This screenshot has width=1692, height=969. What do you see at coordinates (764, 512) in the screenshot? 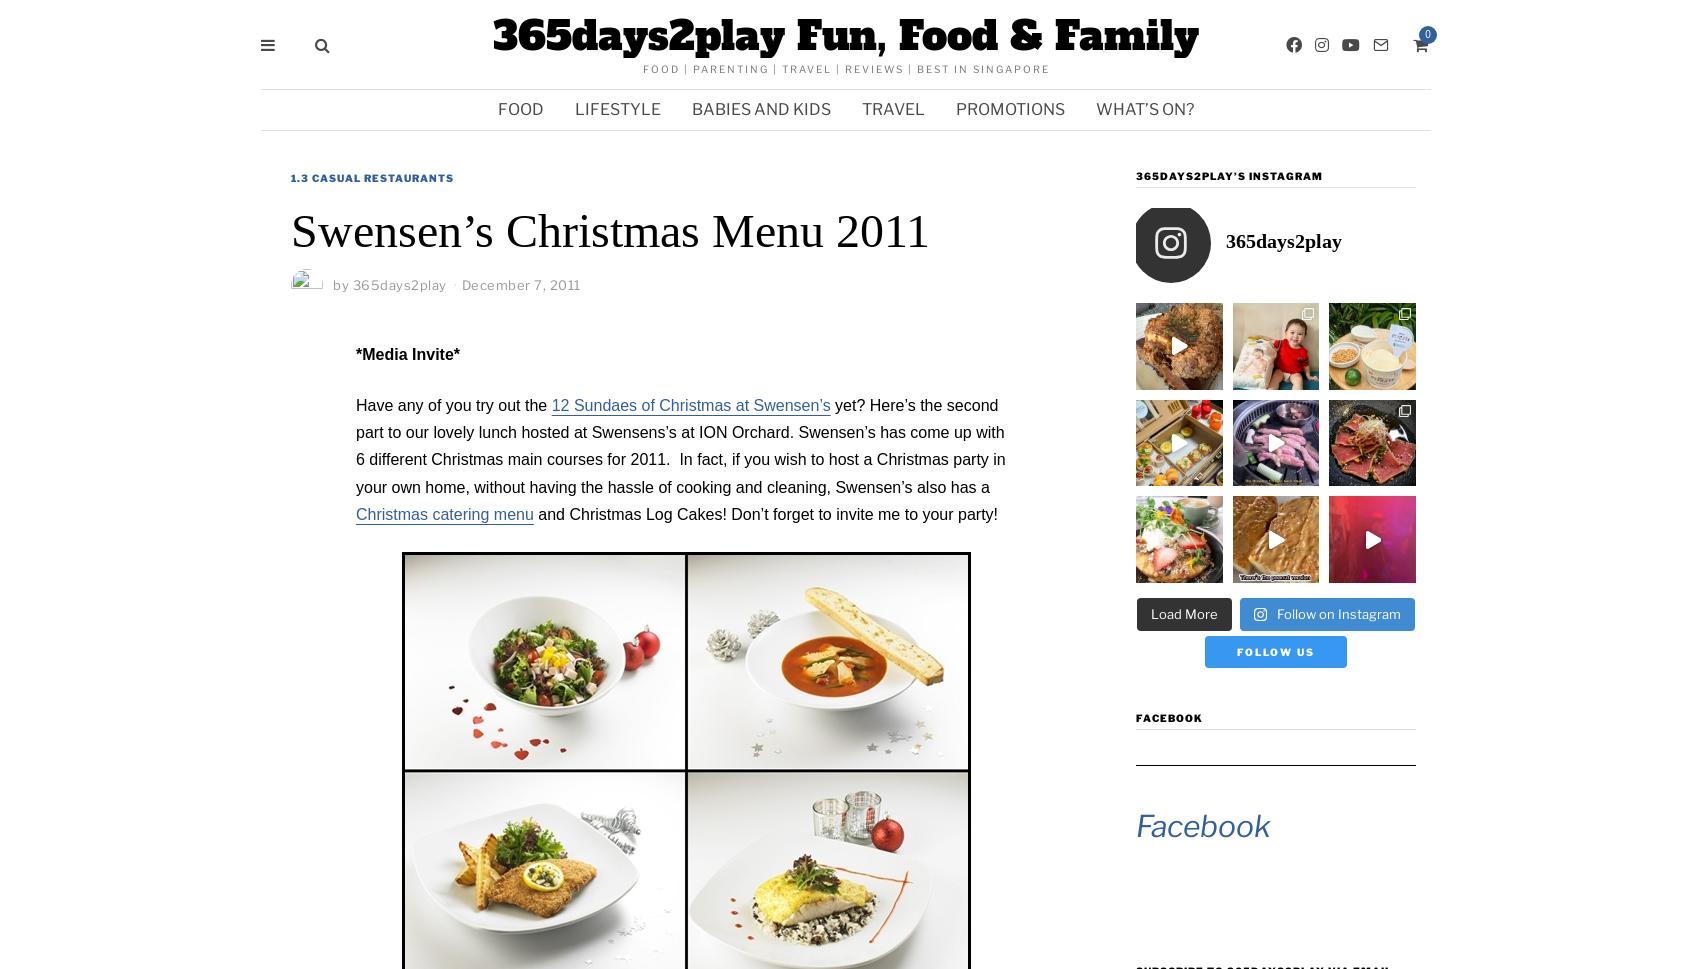
I see `'and Christmas Log Cakes! Don’t forget to invite me to your party!'` at bounding box center [764, 512].